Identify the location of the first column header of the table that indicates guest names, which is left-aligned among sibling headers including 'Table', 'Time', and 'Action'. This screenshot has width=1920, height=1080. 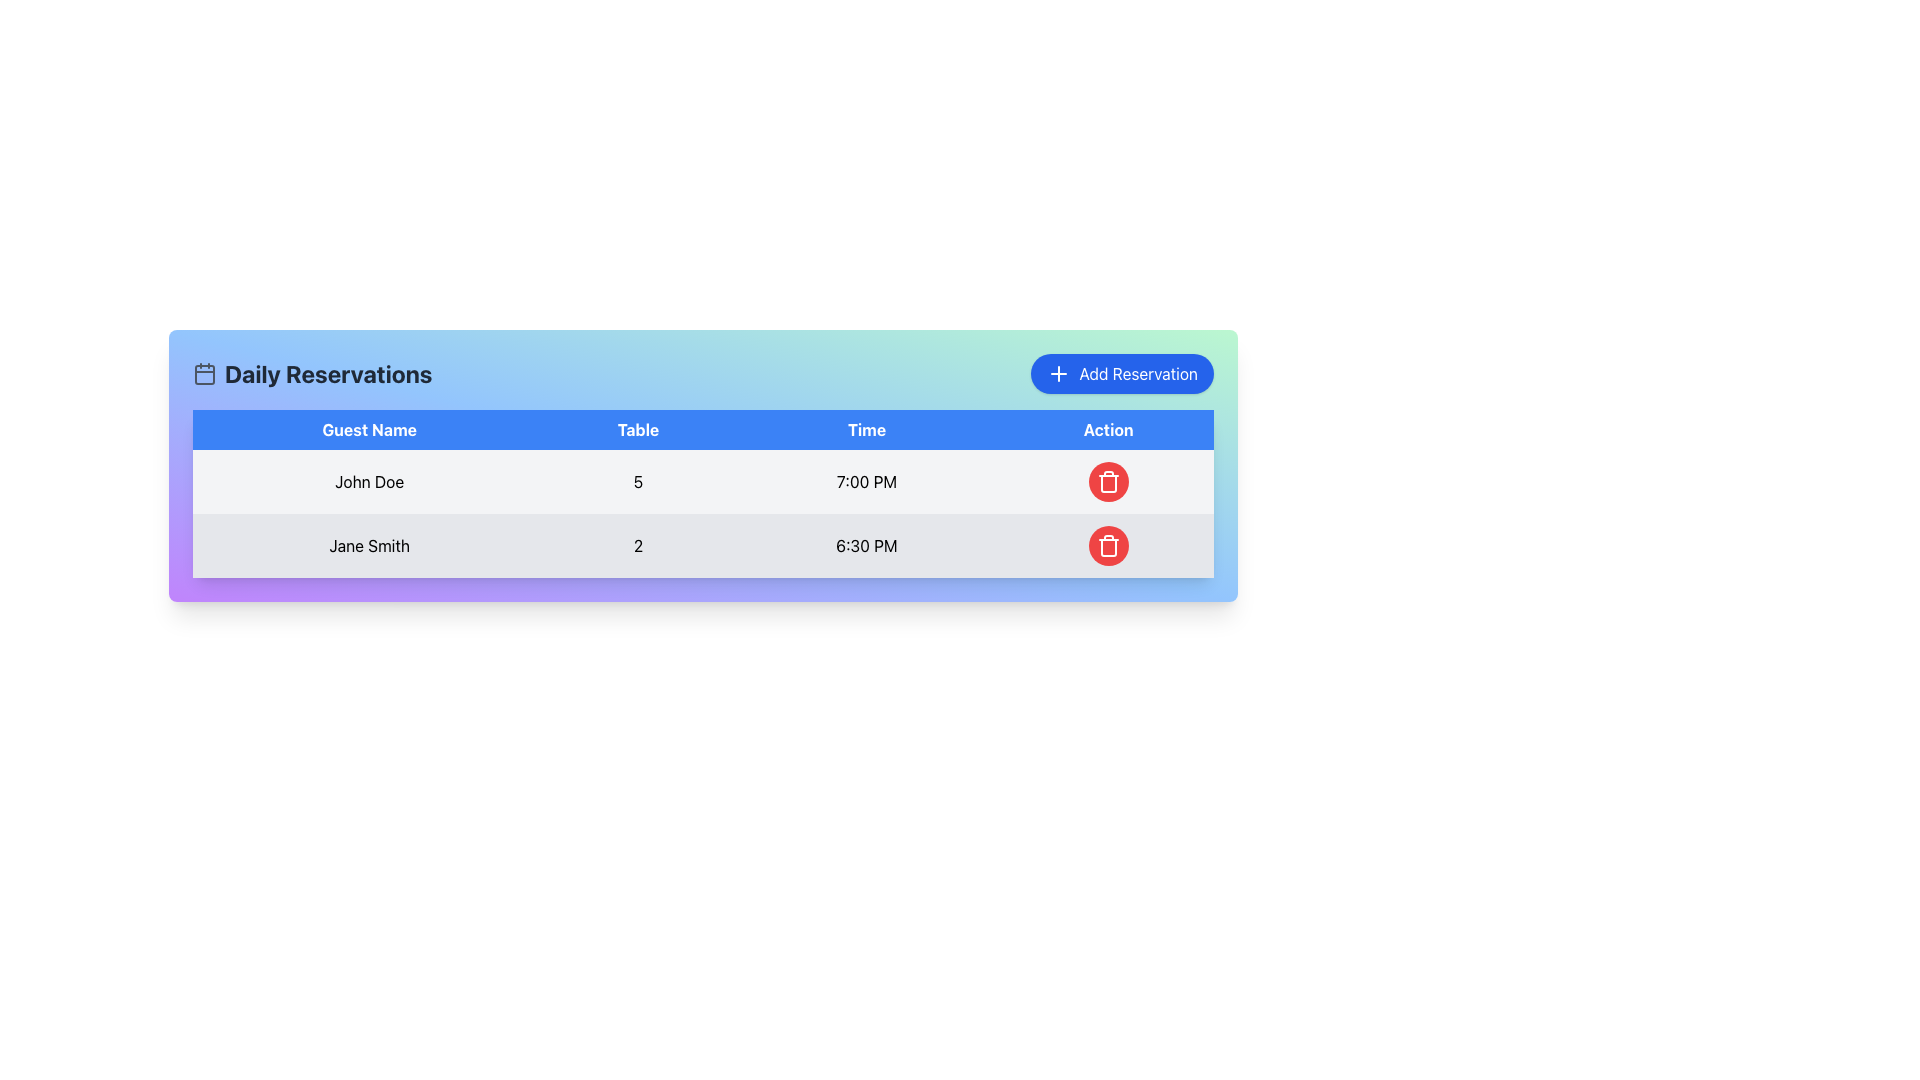
(369, 428).